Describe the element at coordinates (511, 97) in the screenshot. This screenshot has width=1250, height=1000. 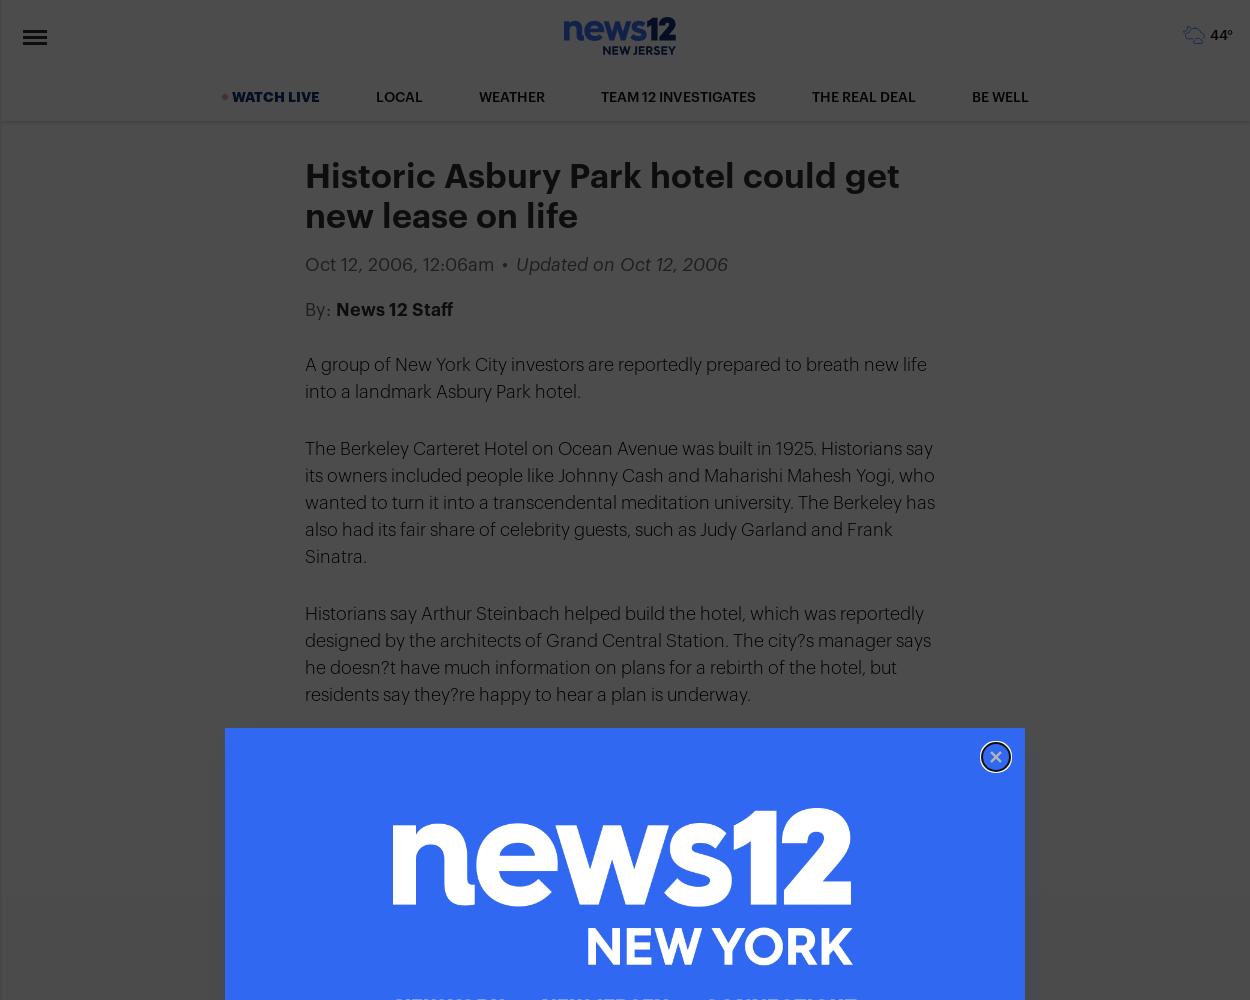
I see `'Weather'` at that location.